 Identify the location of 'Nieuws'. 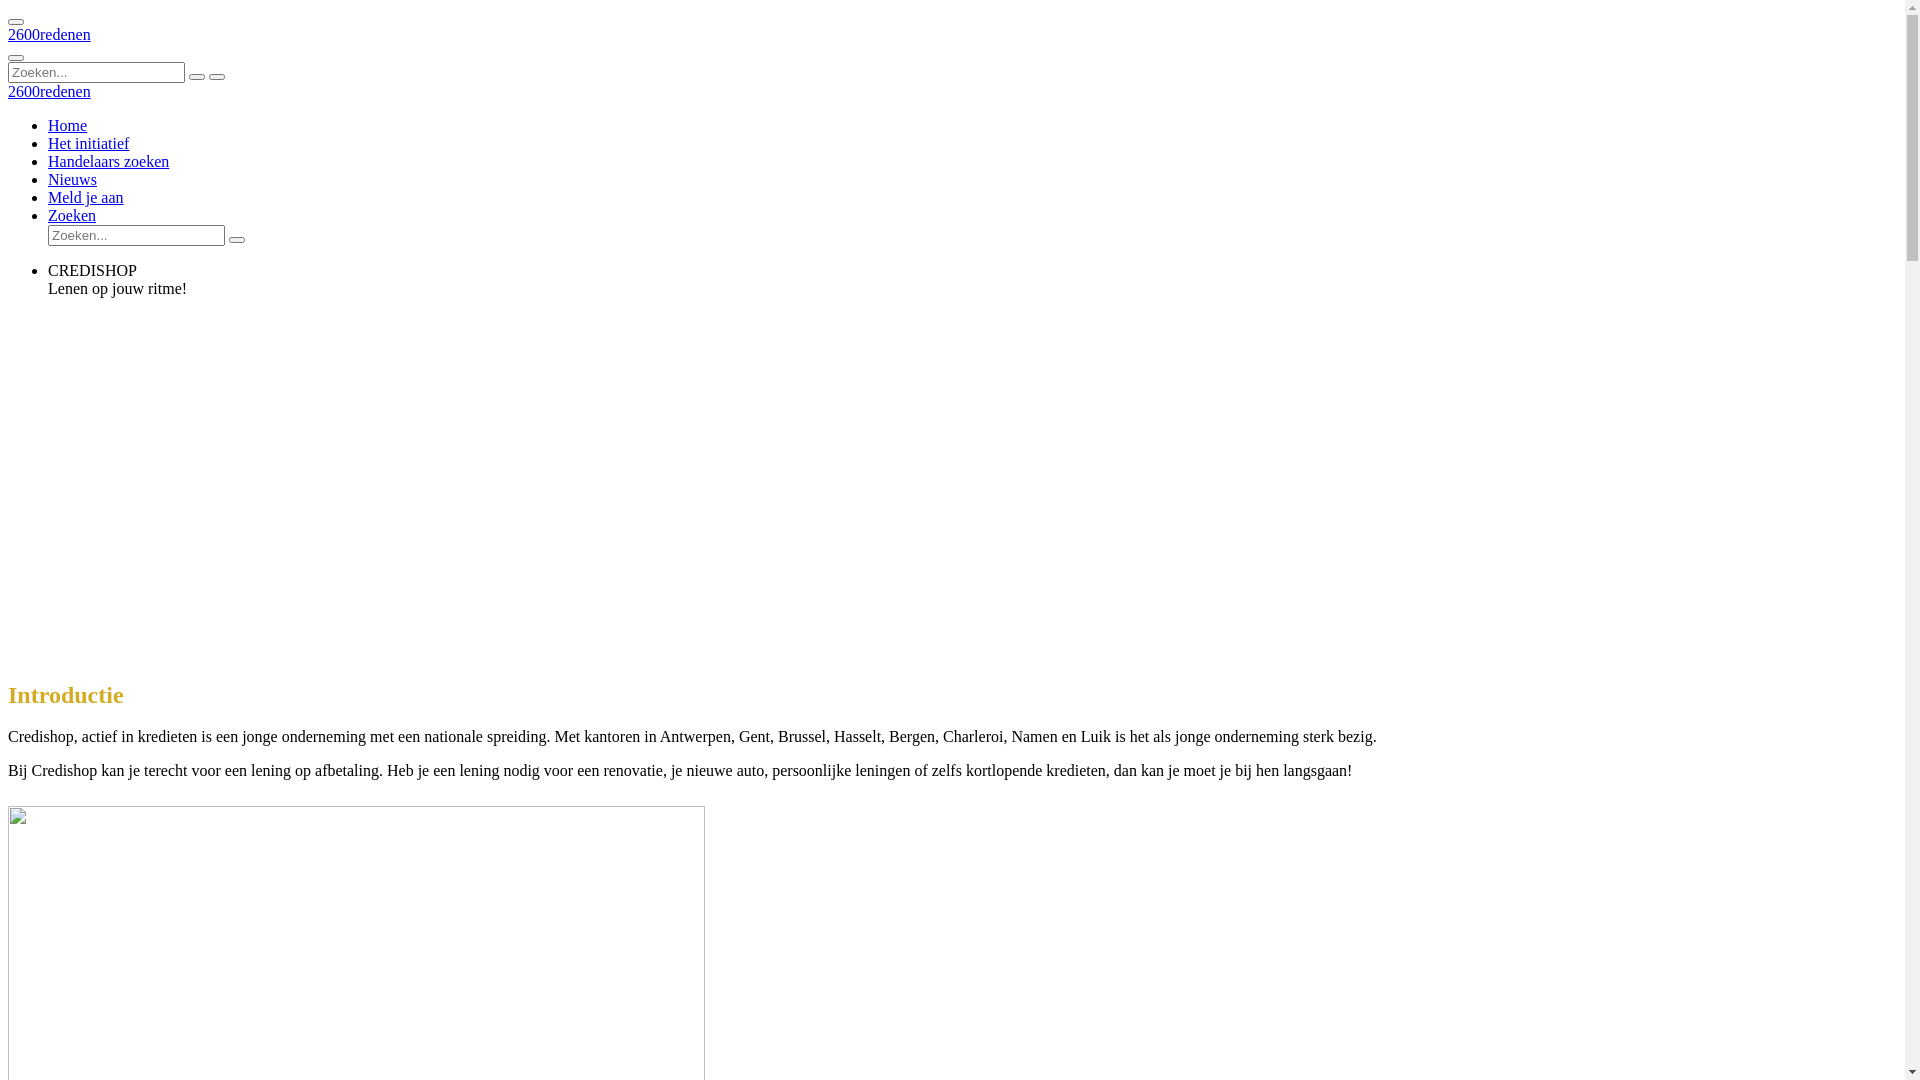
(72, 178).